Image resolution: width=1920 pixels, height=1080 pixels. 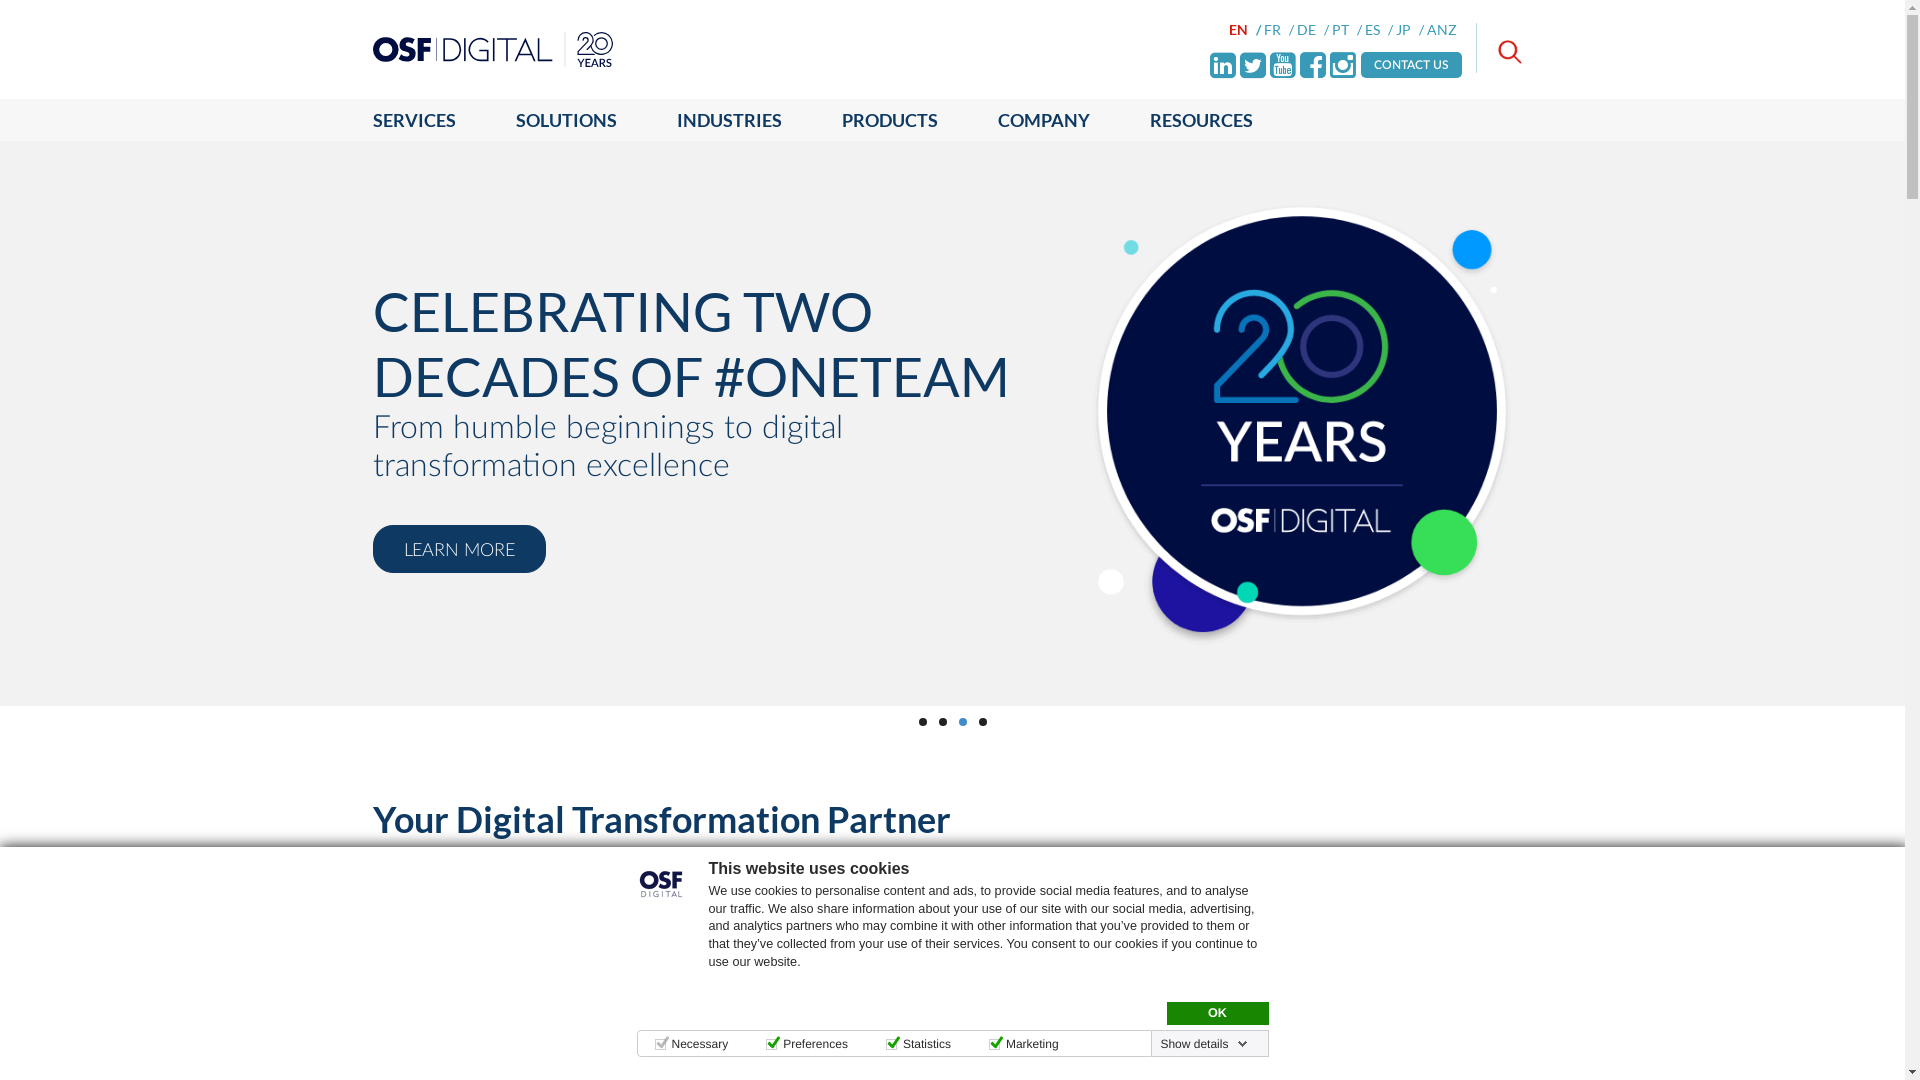 What do you see at coordinates (1156, 1043) in the screenshot?
I see `'Show details'` at bounding box center [1156, 1043].